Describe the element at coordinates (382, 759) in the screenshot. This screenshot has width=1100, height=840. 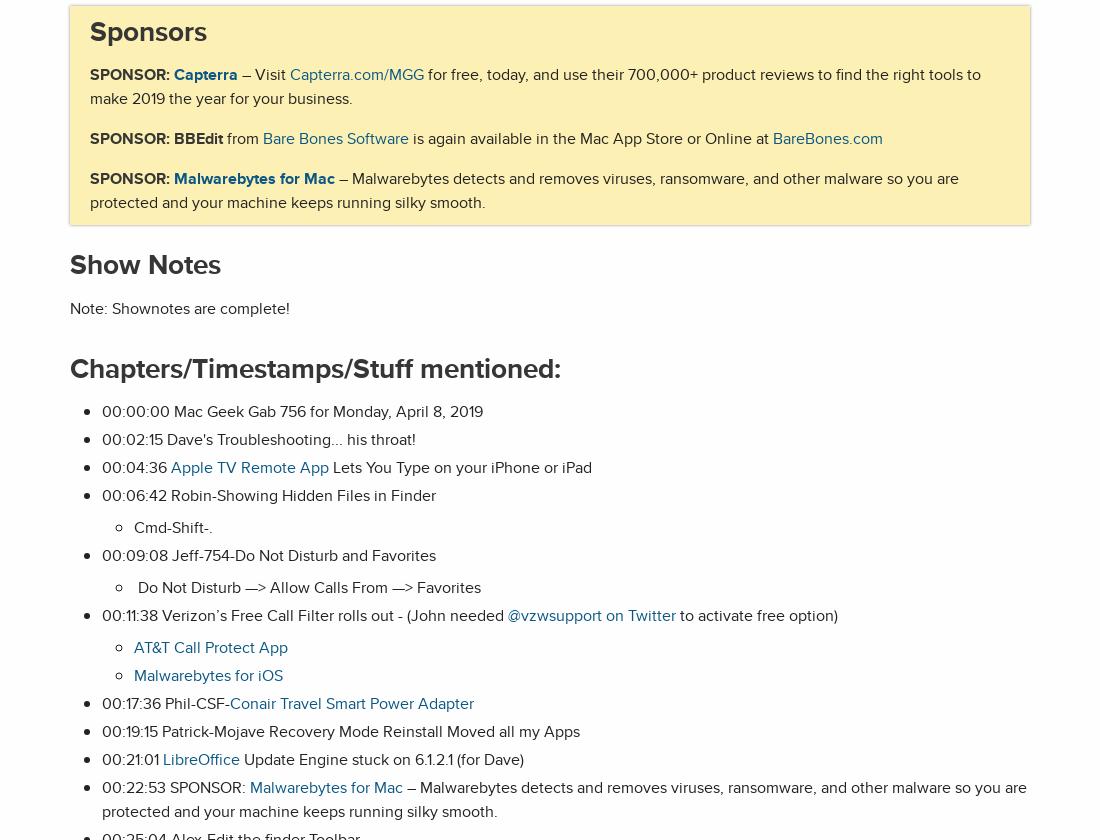
I see `'Update Engine stuck on 6.1.2.1 (for Dave)'` at that location.